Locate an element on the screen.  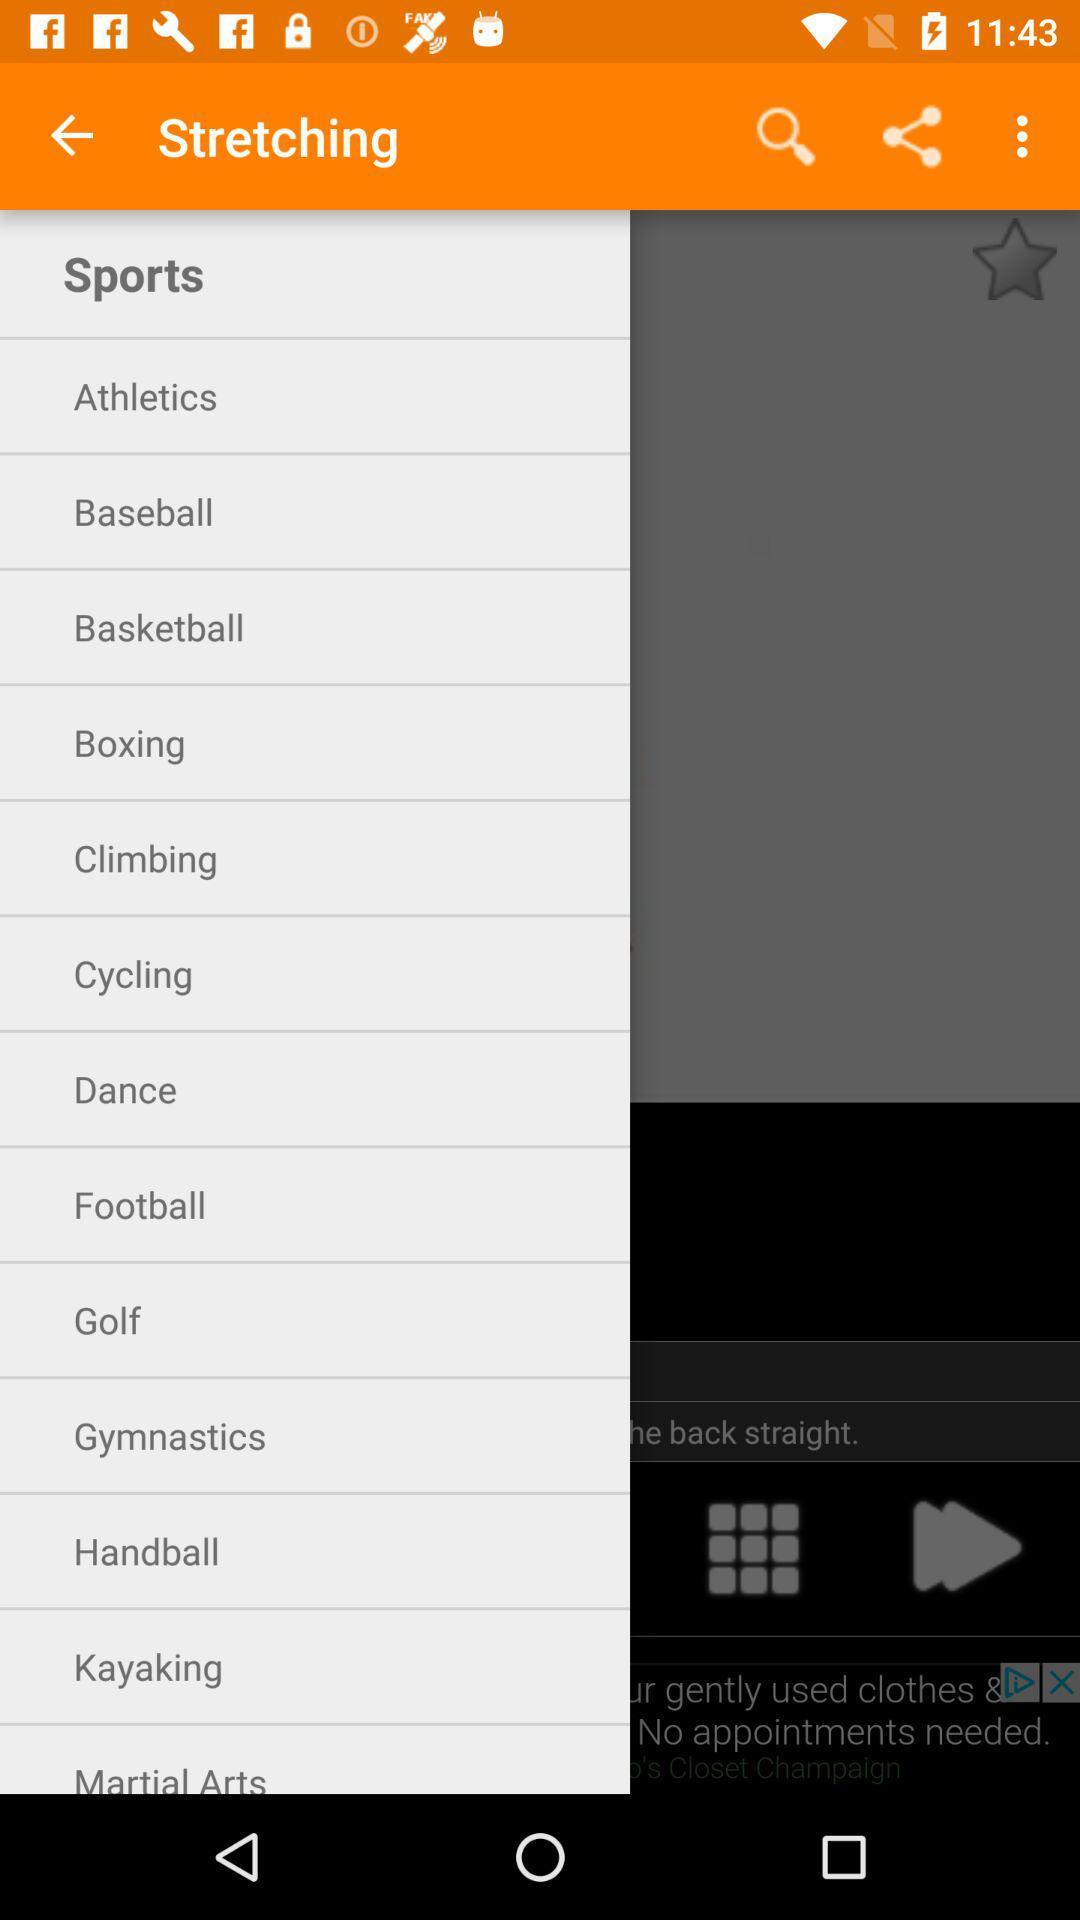
item to the left of the stretching icon is located at coordinates (72, 135).